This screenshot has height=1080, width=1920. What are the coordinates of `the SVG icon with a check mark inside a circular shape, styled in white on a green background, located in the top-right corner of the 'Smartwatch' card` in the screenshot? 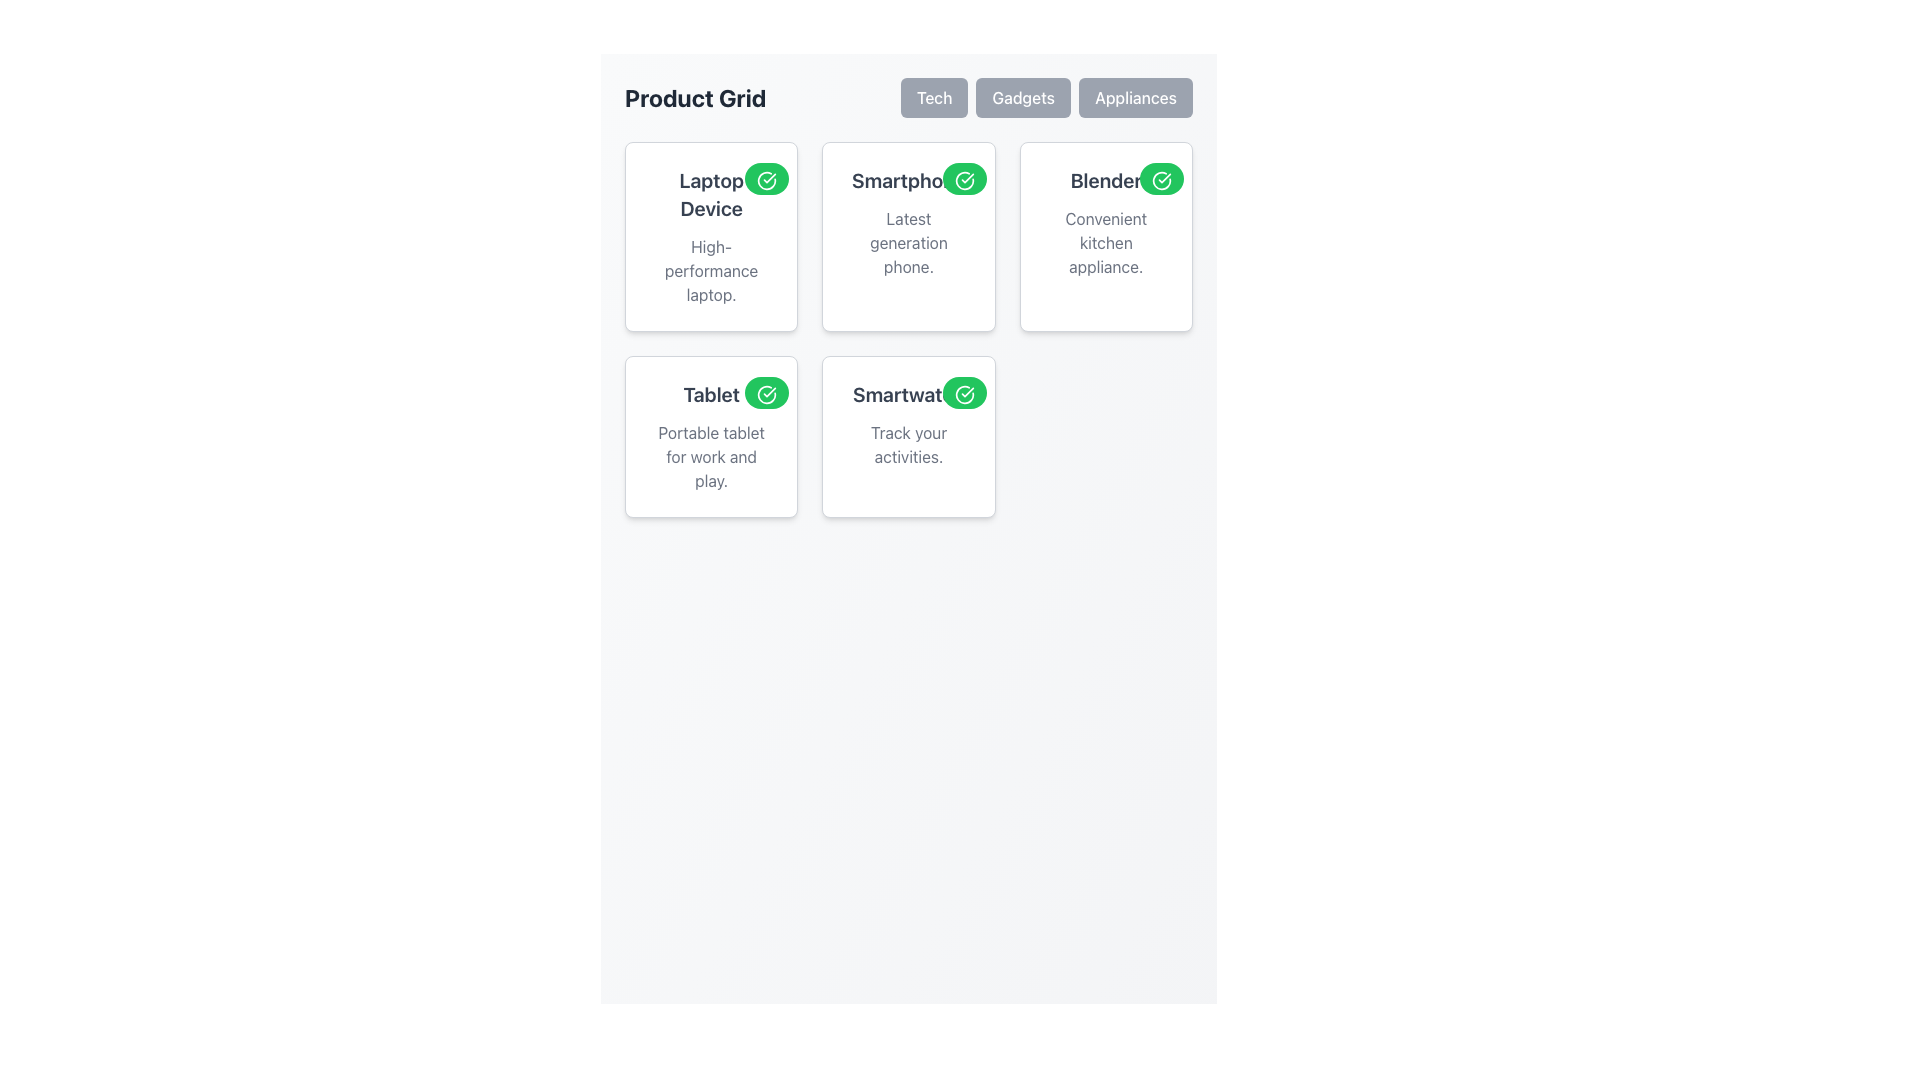 It's located at (964, 394).